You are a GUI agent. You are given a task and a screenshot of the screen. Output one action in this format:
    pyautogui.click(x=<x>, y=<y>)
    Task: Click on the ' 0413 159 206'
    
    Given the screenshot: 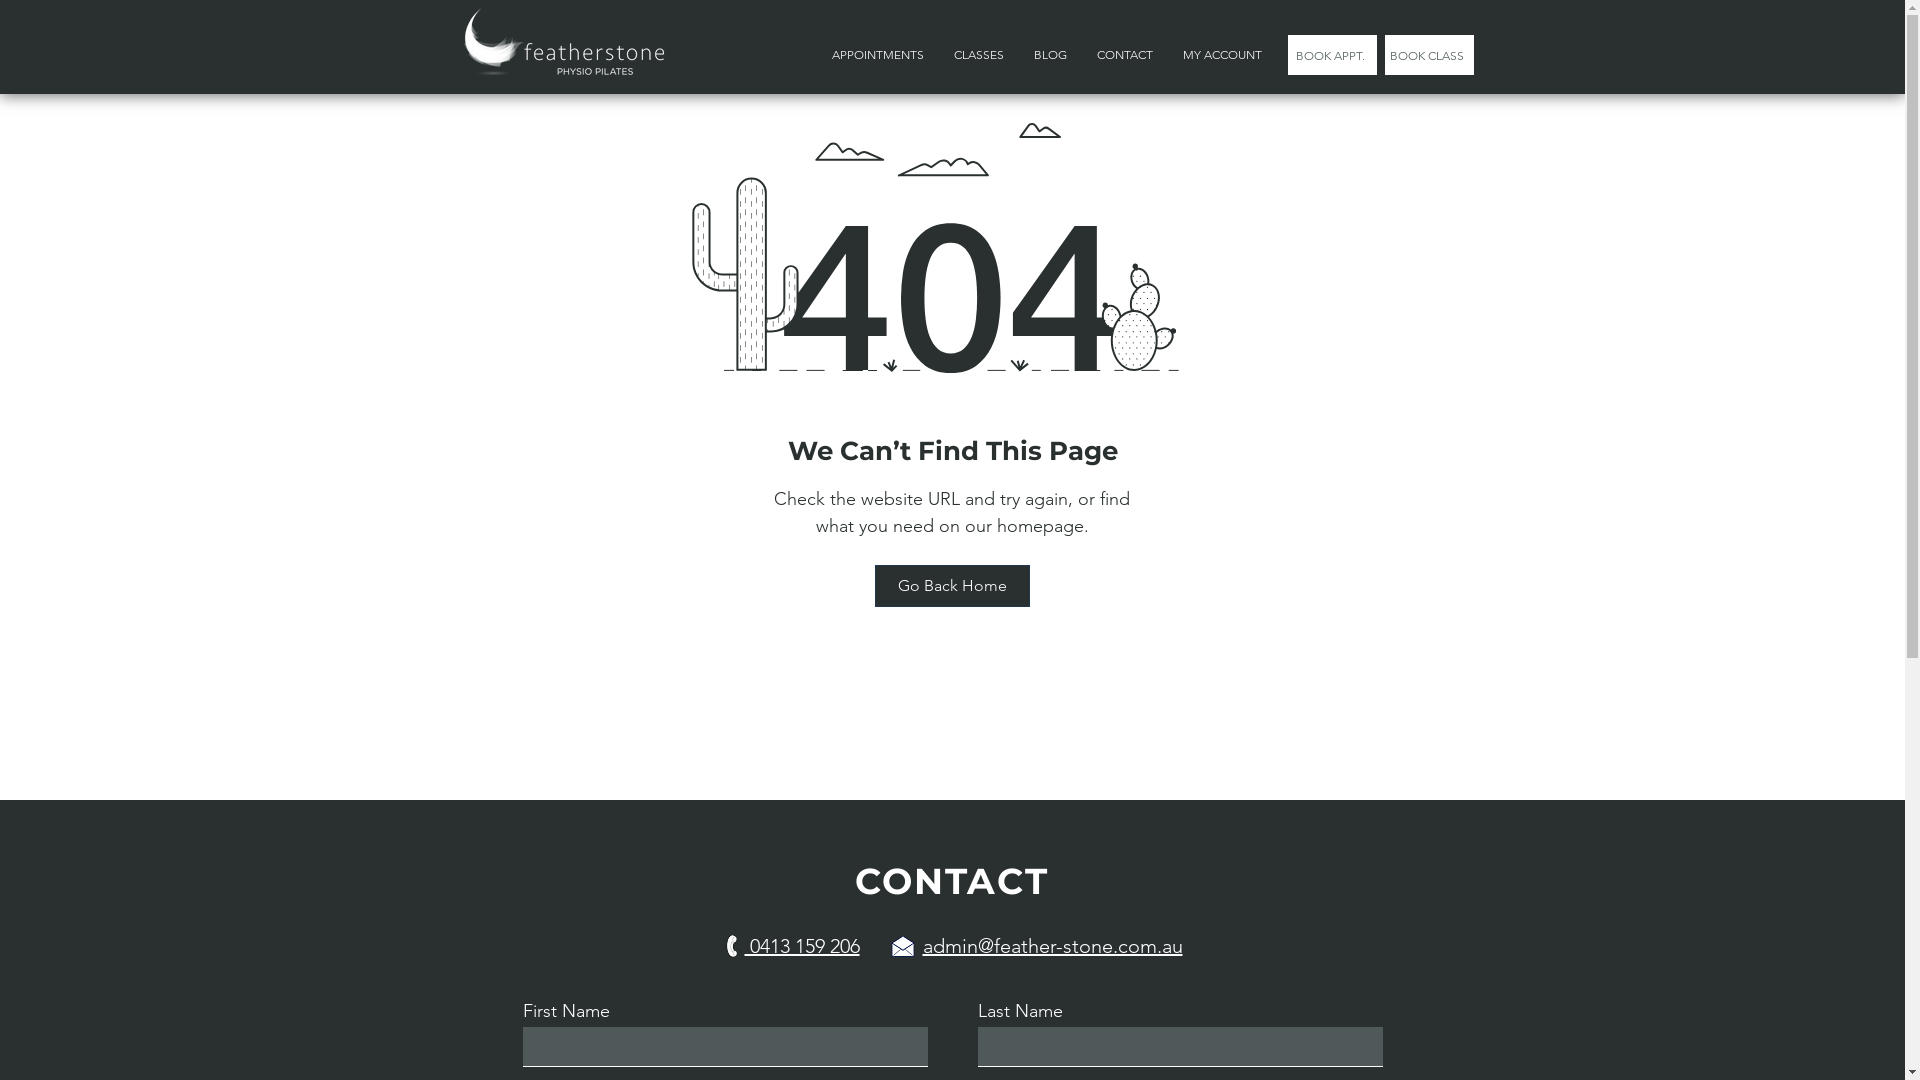 What is the action you would take?
    pyautogui.click(x=801, y=945)
    